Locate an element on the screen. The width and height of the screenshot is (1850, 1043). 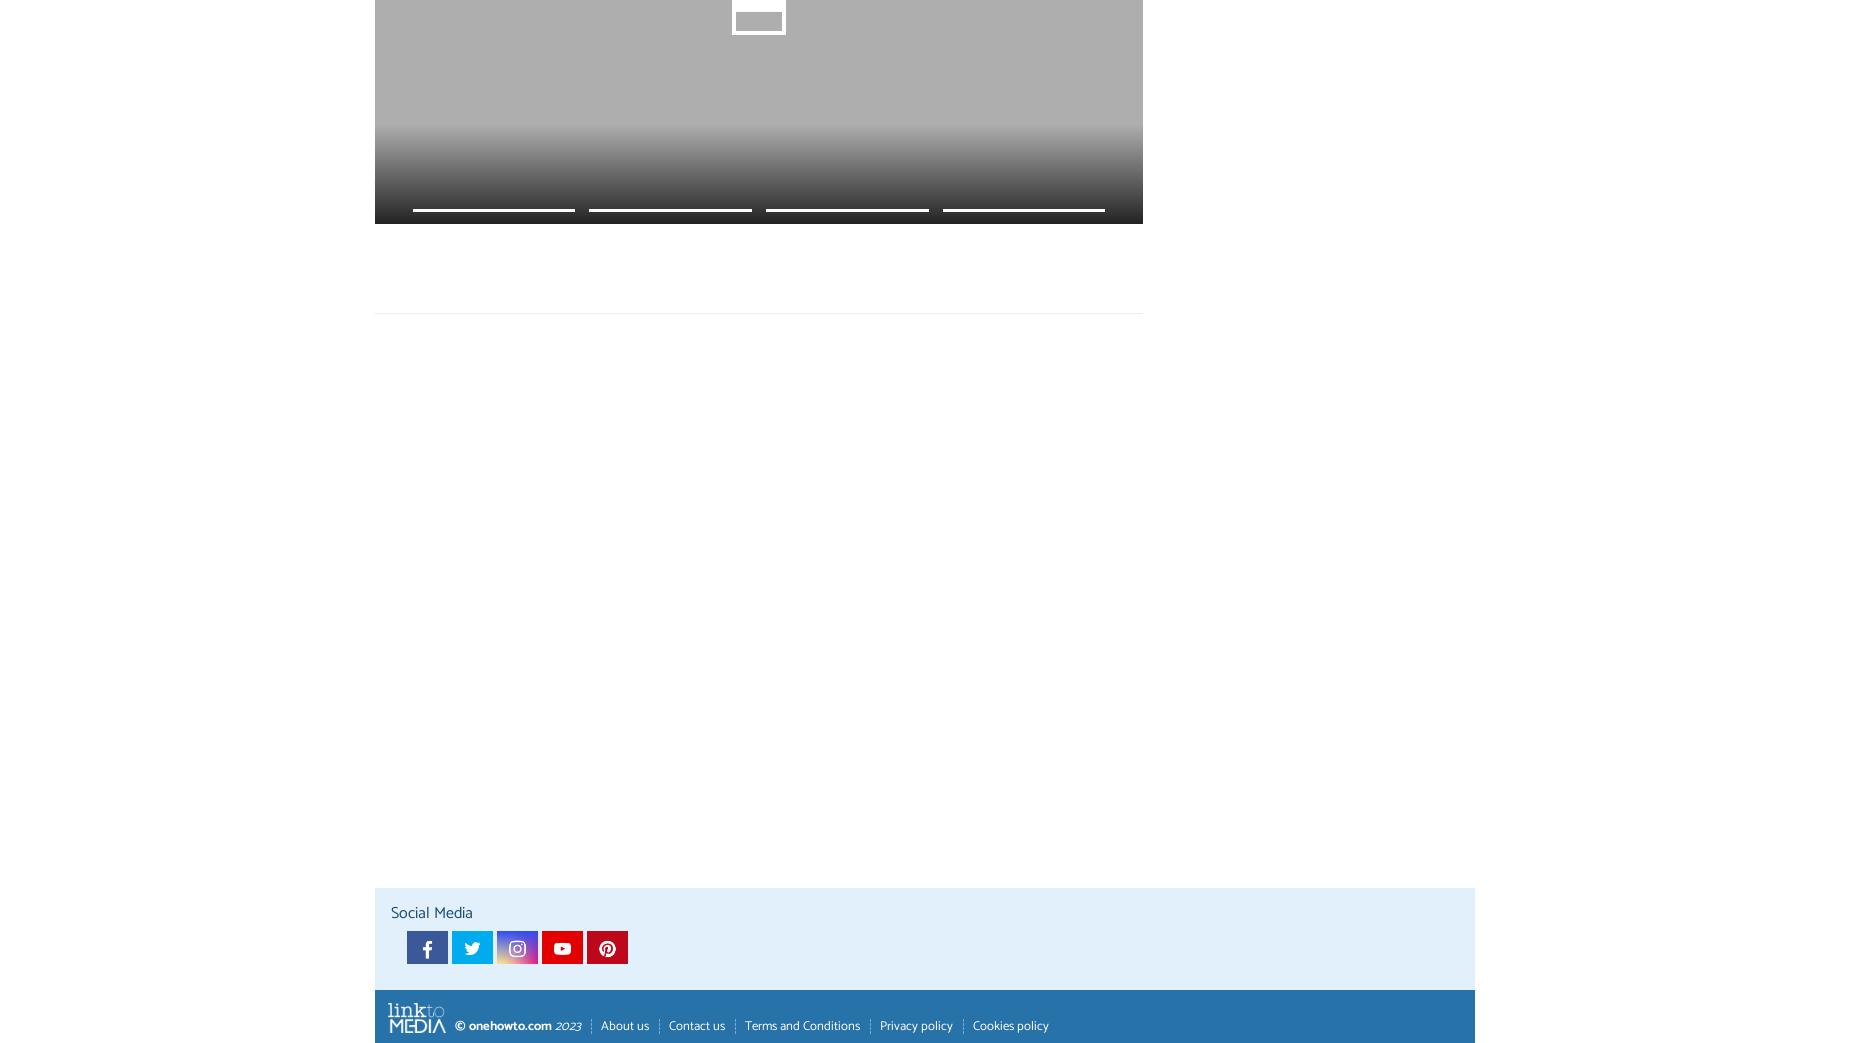
')' is located at coordinates (798, 809).